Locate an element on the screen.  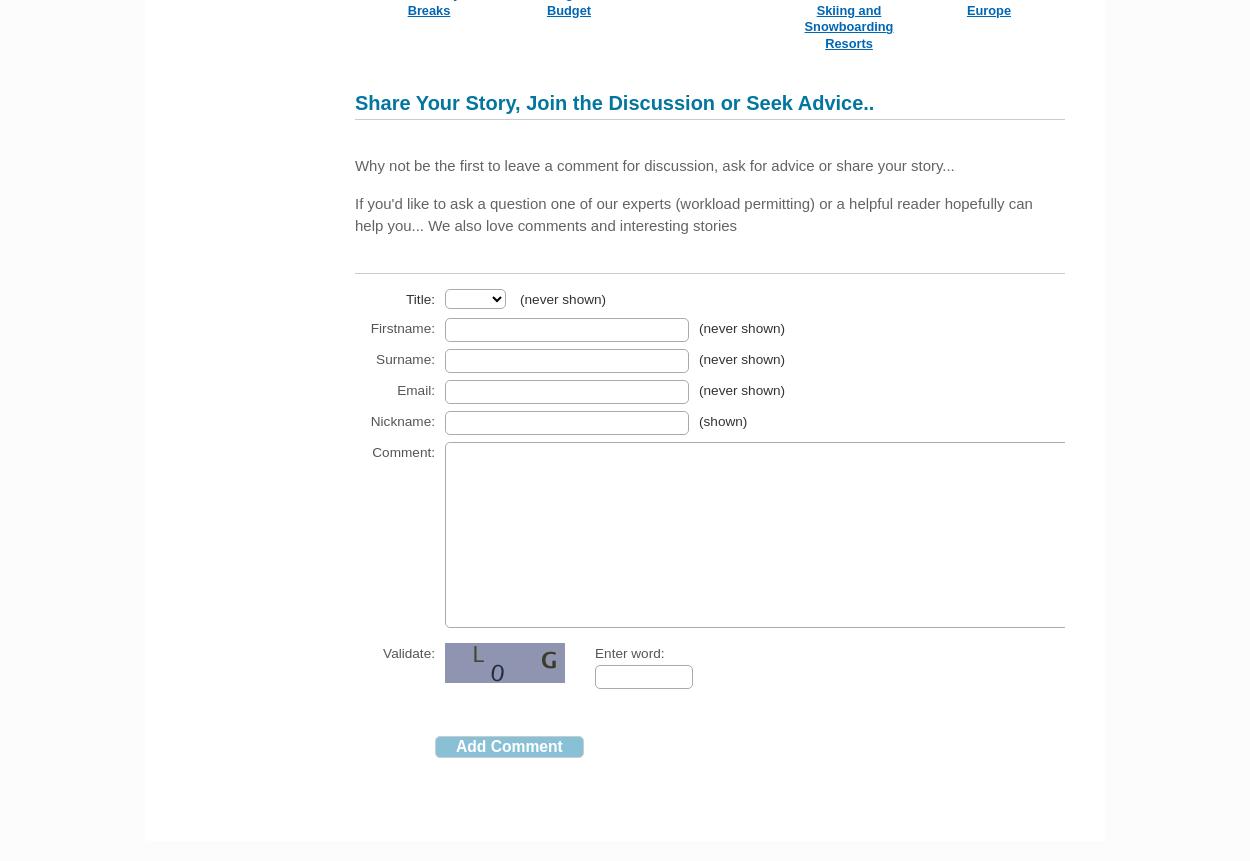
'Surname:' is located at coordinates (405, 357).